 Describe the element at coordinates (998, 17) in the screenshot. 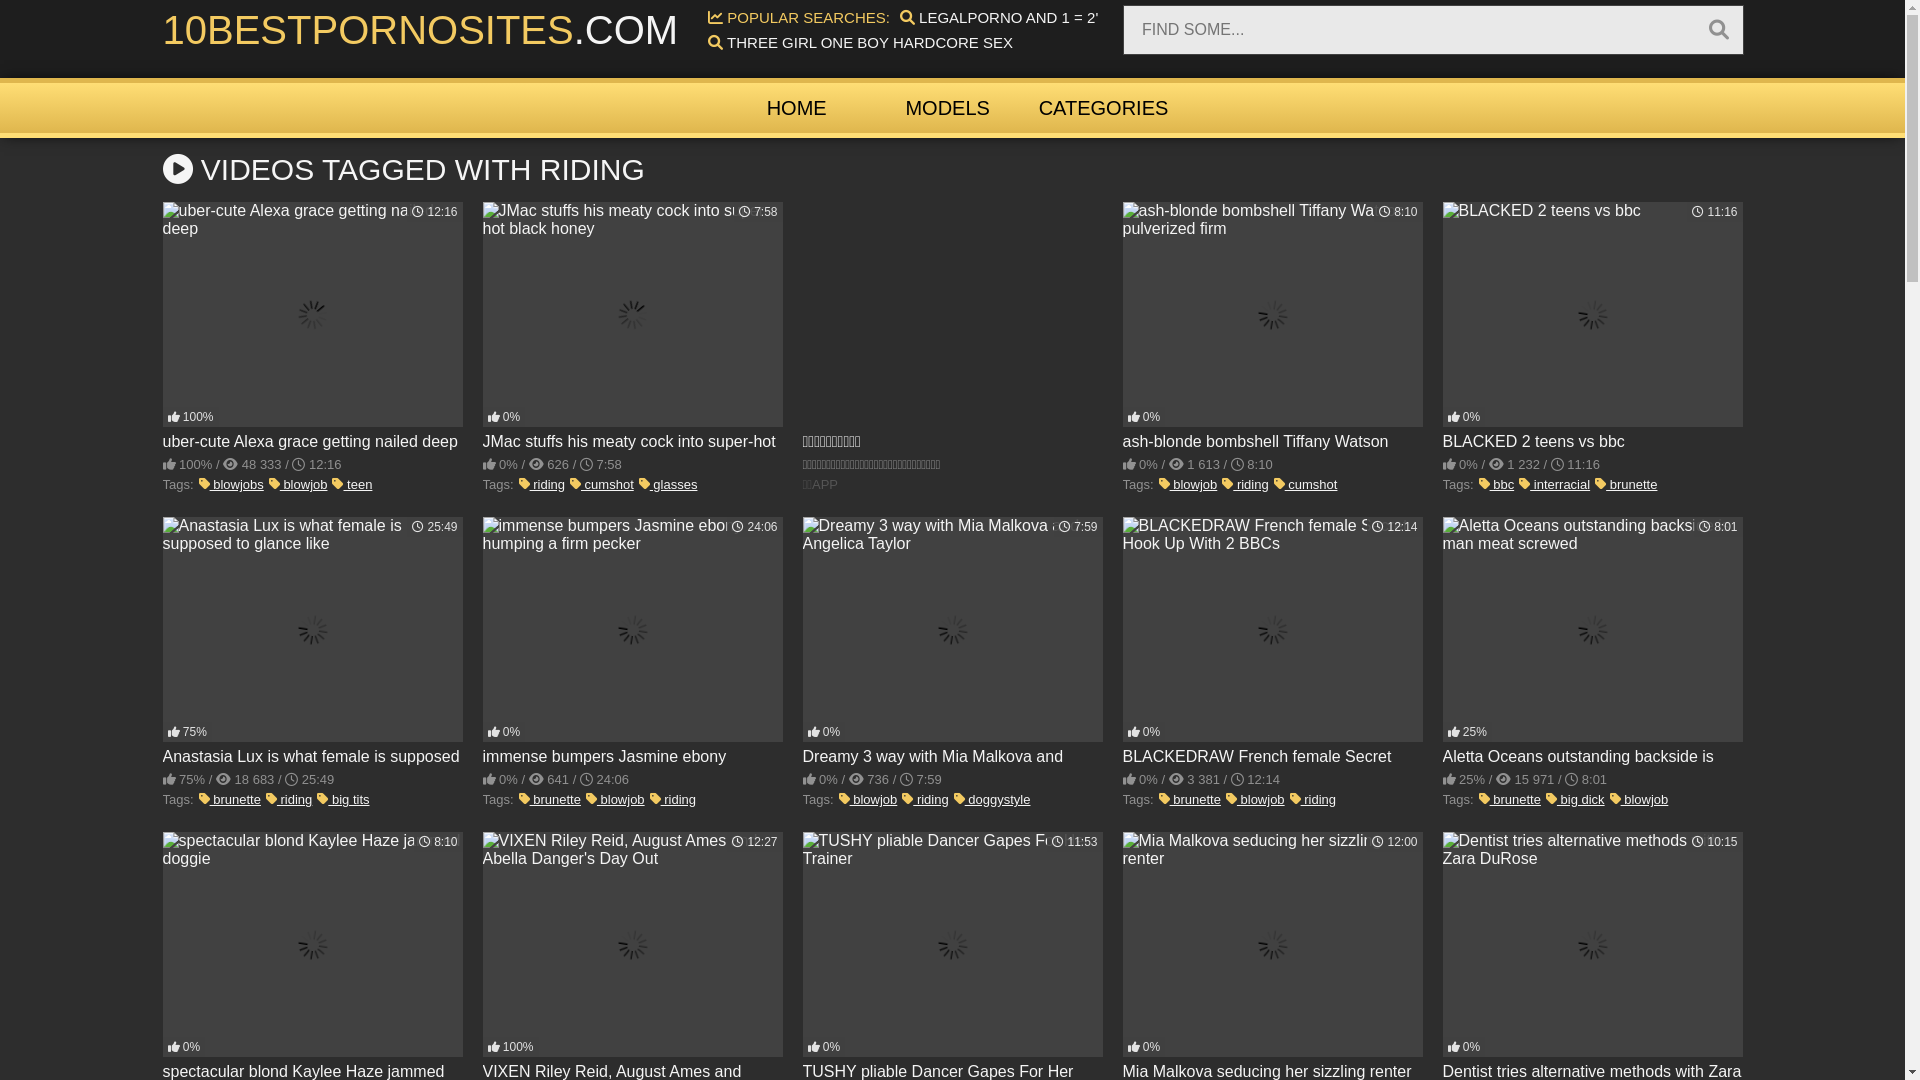

I see `'LEGALPORNO AND 1 = 2''` at that location.